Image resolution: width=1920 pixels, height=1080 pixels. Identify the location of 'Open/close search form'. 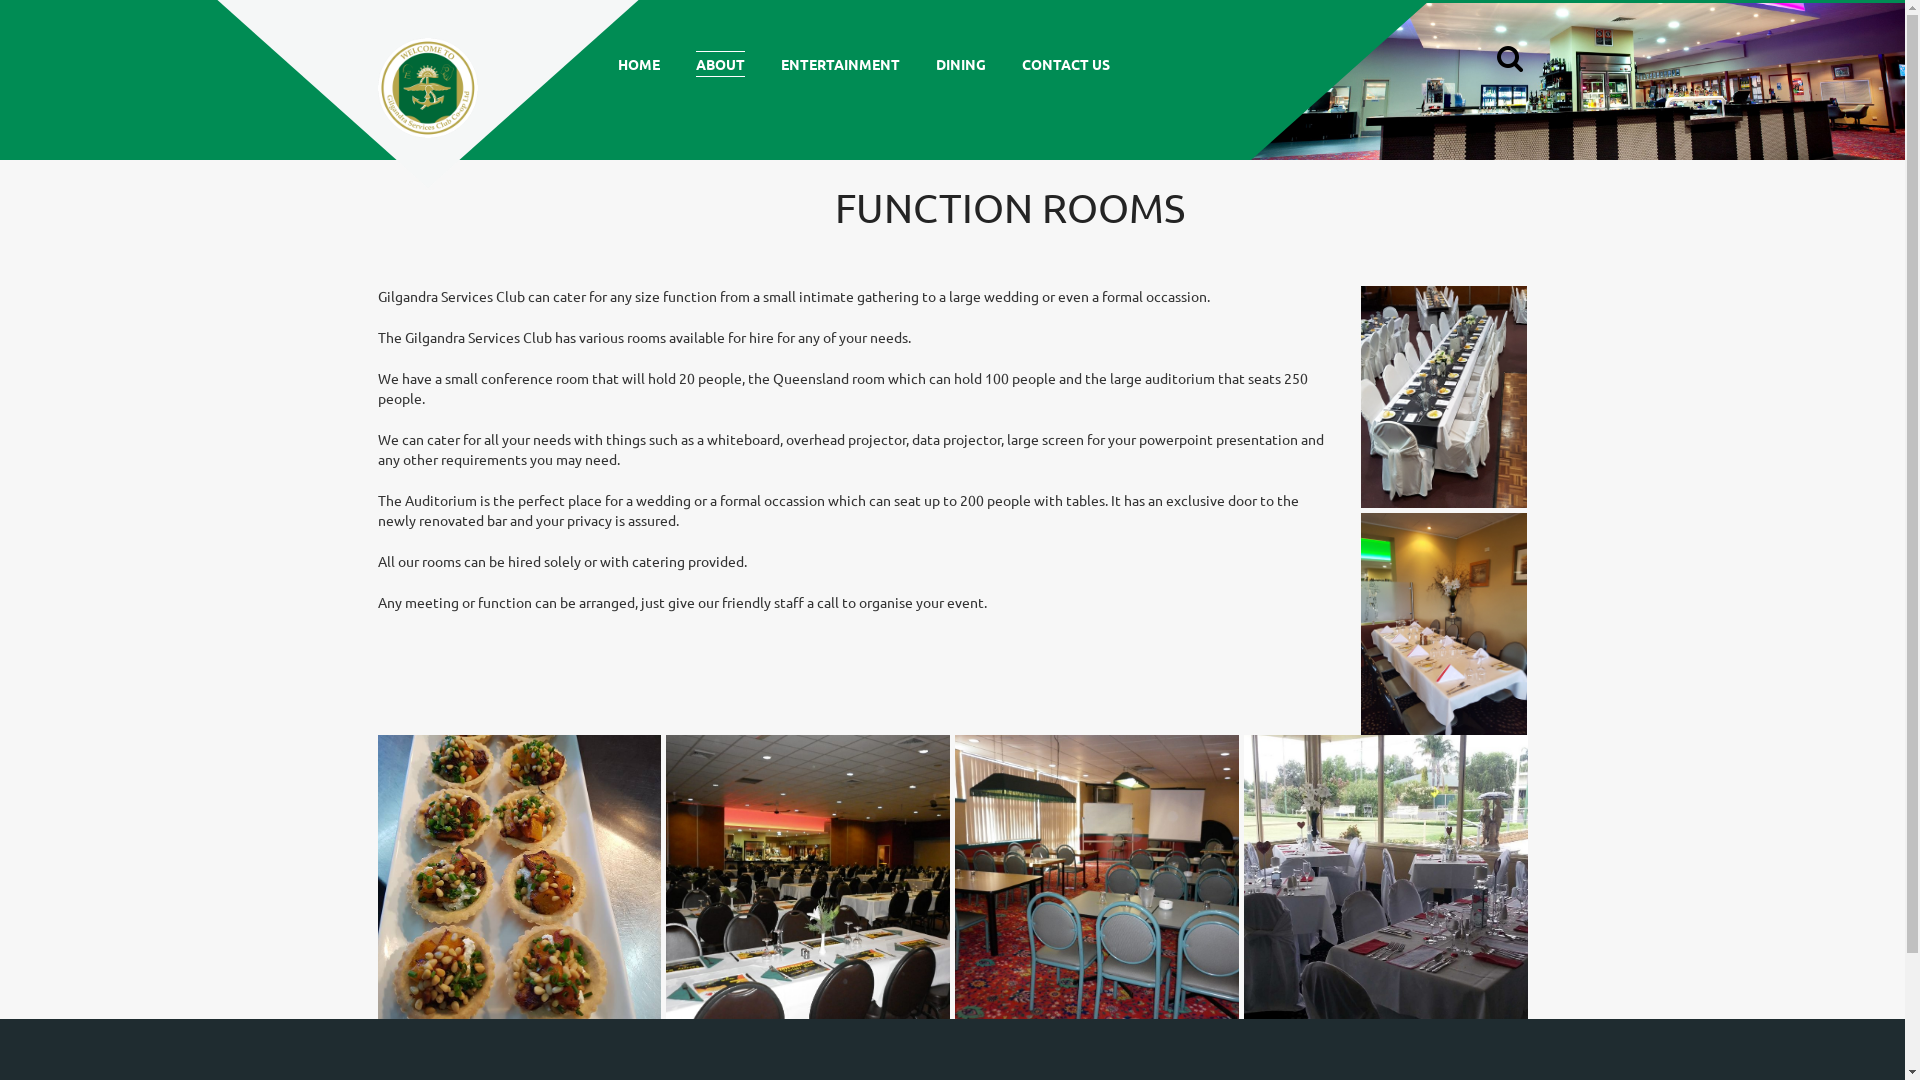
(1507, 60).